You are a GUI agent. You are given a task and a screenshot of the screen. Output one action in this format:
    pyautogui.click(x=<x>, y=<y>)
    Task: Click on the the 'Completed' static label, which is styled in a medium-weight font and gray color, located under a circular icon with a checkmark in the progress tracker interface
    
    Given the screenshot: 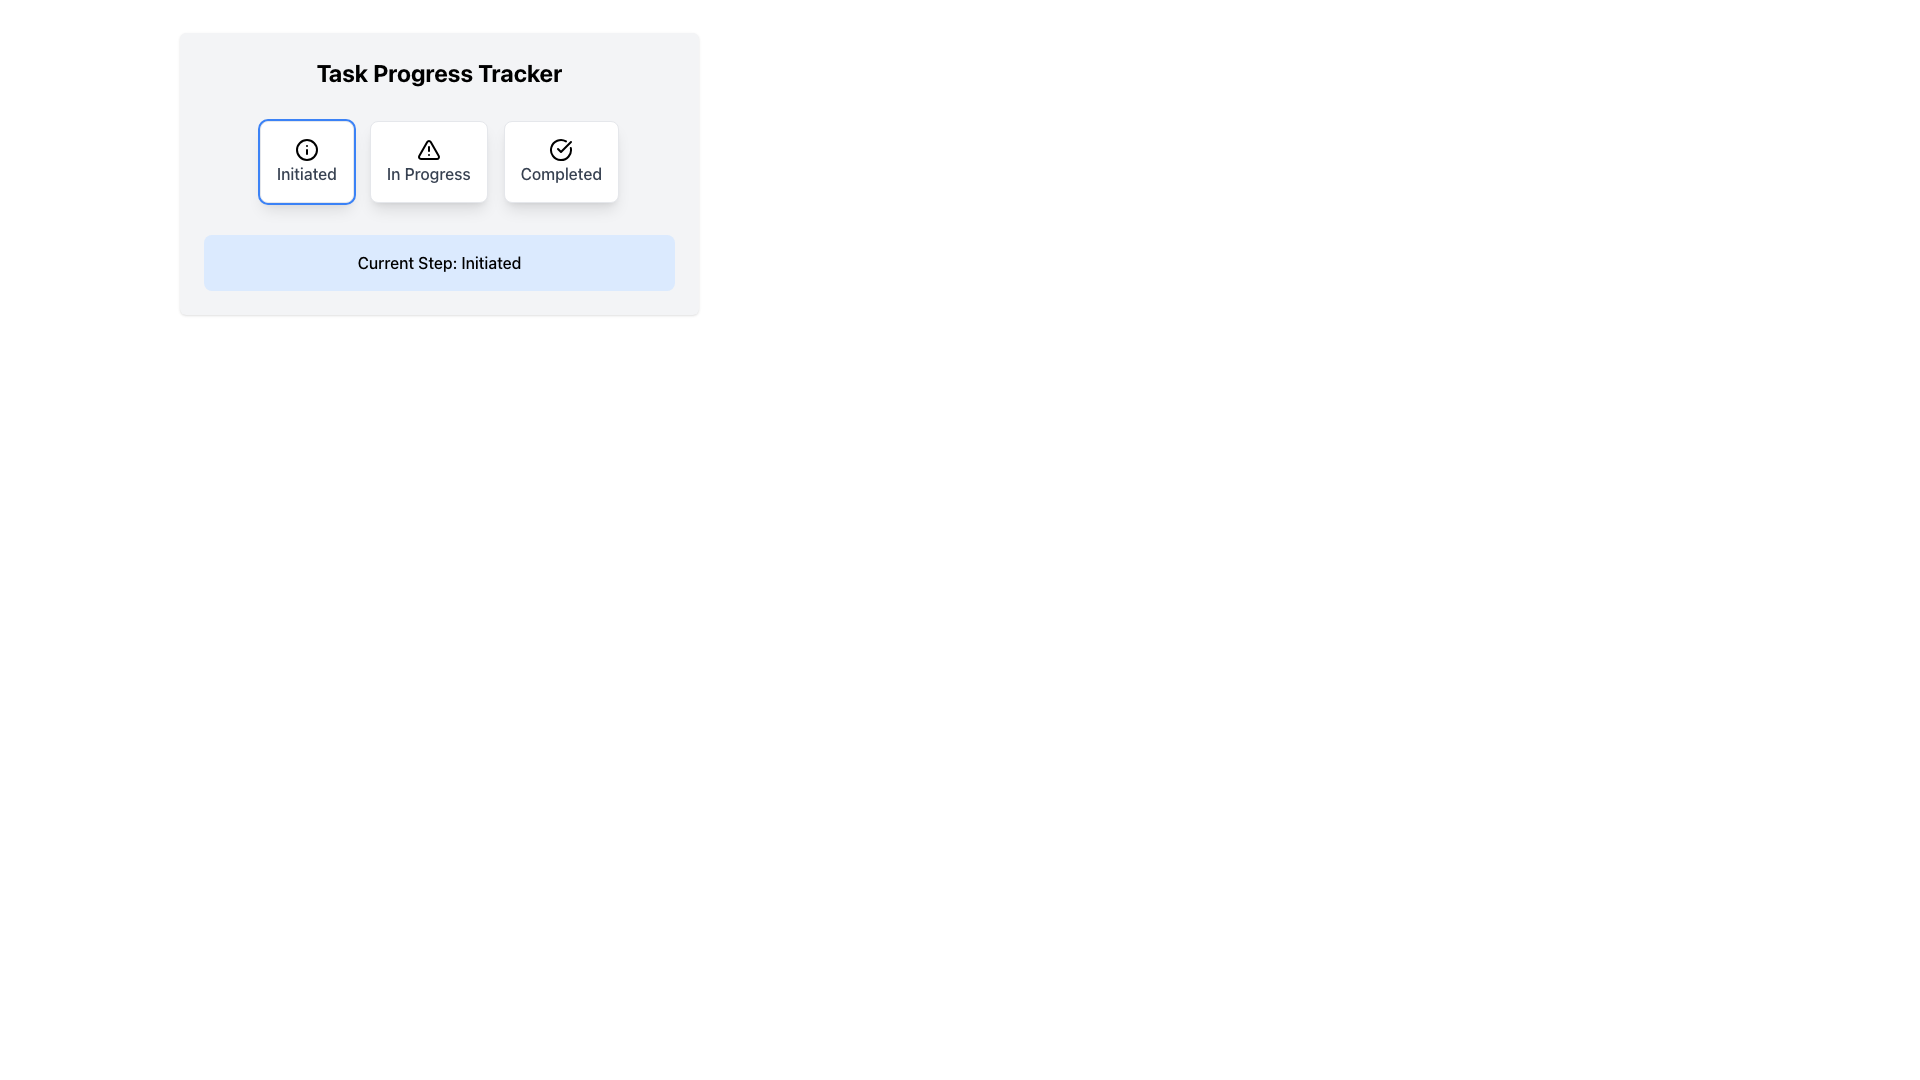 What is the action you would take?
    pyautogui.click(x=560, y=172)
    